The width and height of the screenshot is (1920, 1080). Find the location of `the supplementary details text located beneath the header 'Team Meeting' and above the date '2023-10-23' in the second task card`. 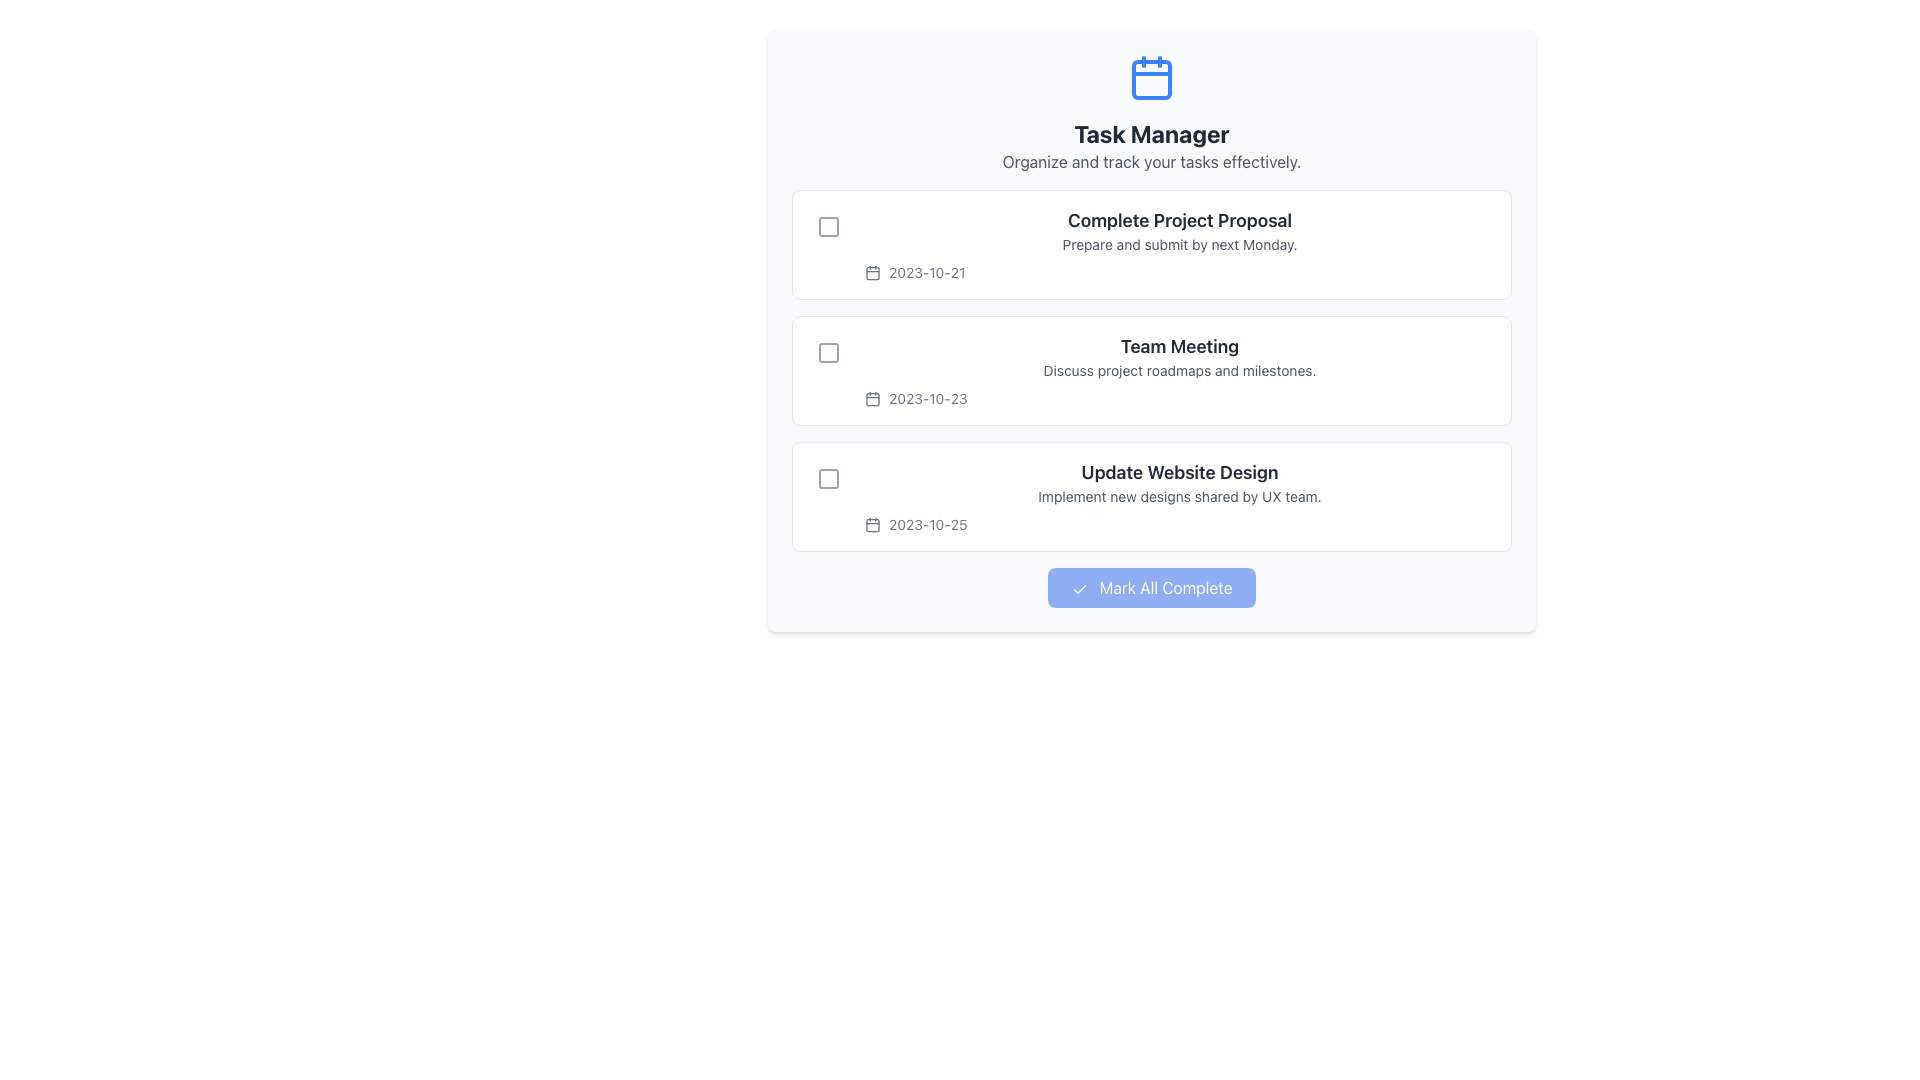

the supplementary details text located beneath the header 'Team Meeting' and above the date '2023-10-23' in the second task card is located at coordinates (1180, 370).